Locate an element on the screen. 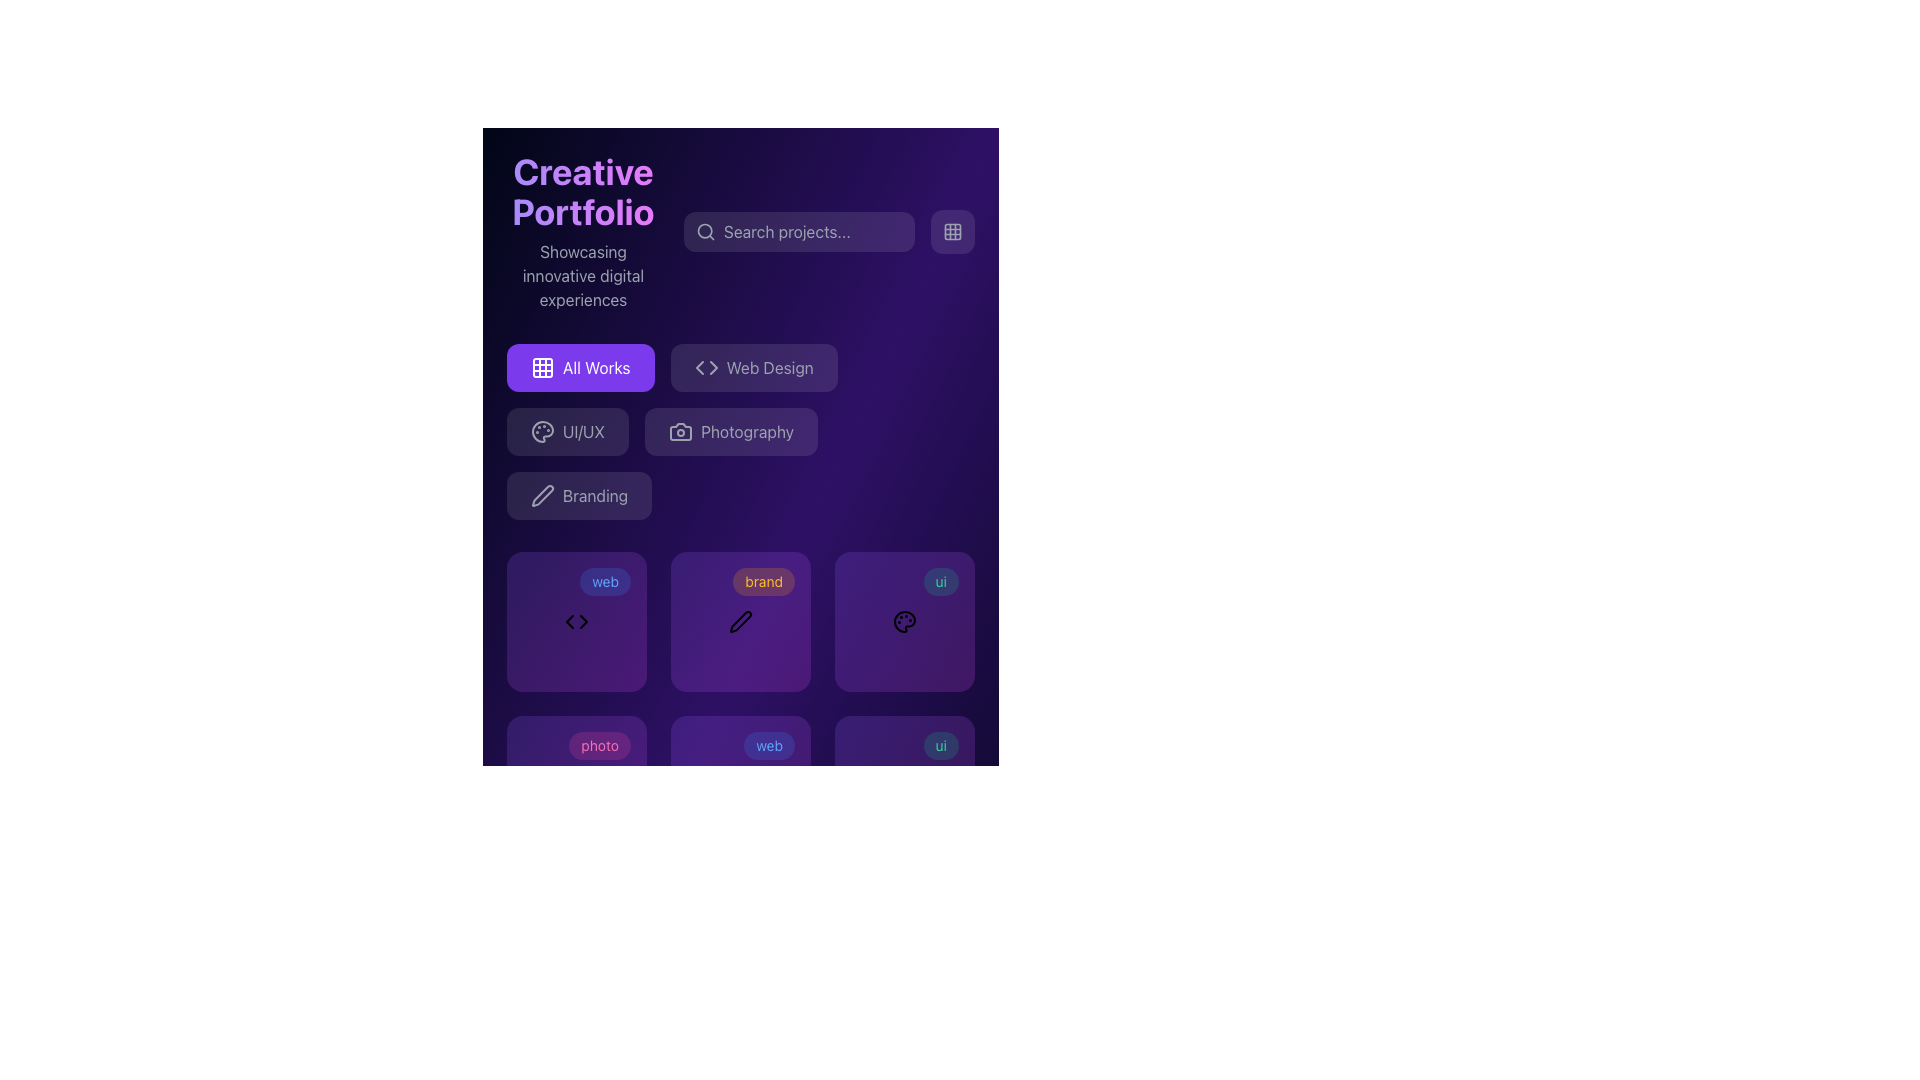 This screenshot has height=1080, width=1920. the 'Urban Photography' interactive card component using keyboard navigation is located at coordinates (575, 785).